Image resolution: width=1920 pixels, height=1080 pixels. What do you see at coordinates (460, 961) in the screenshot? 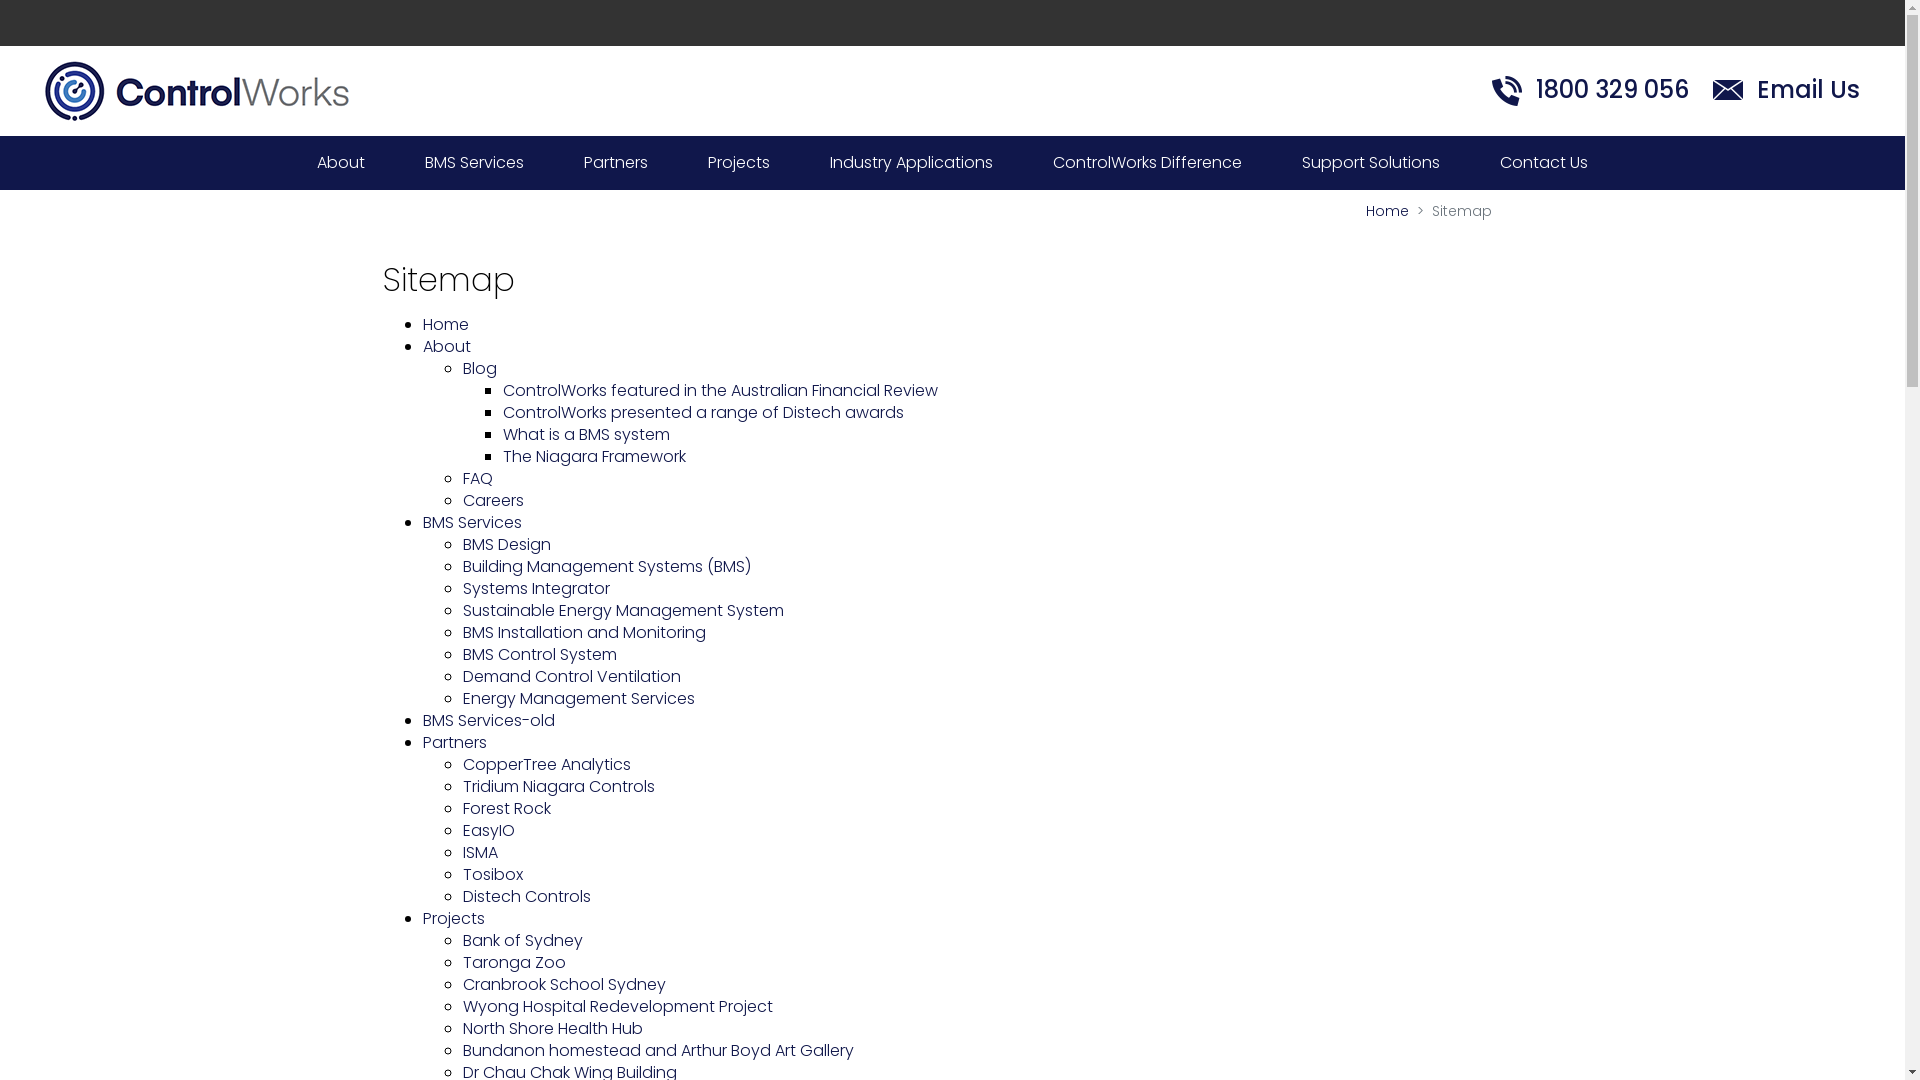
I see `'Taronga Zoo'` at bounding box center [460, 961].